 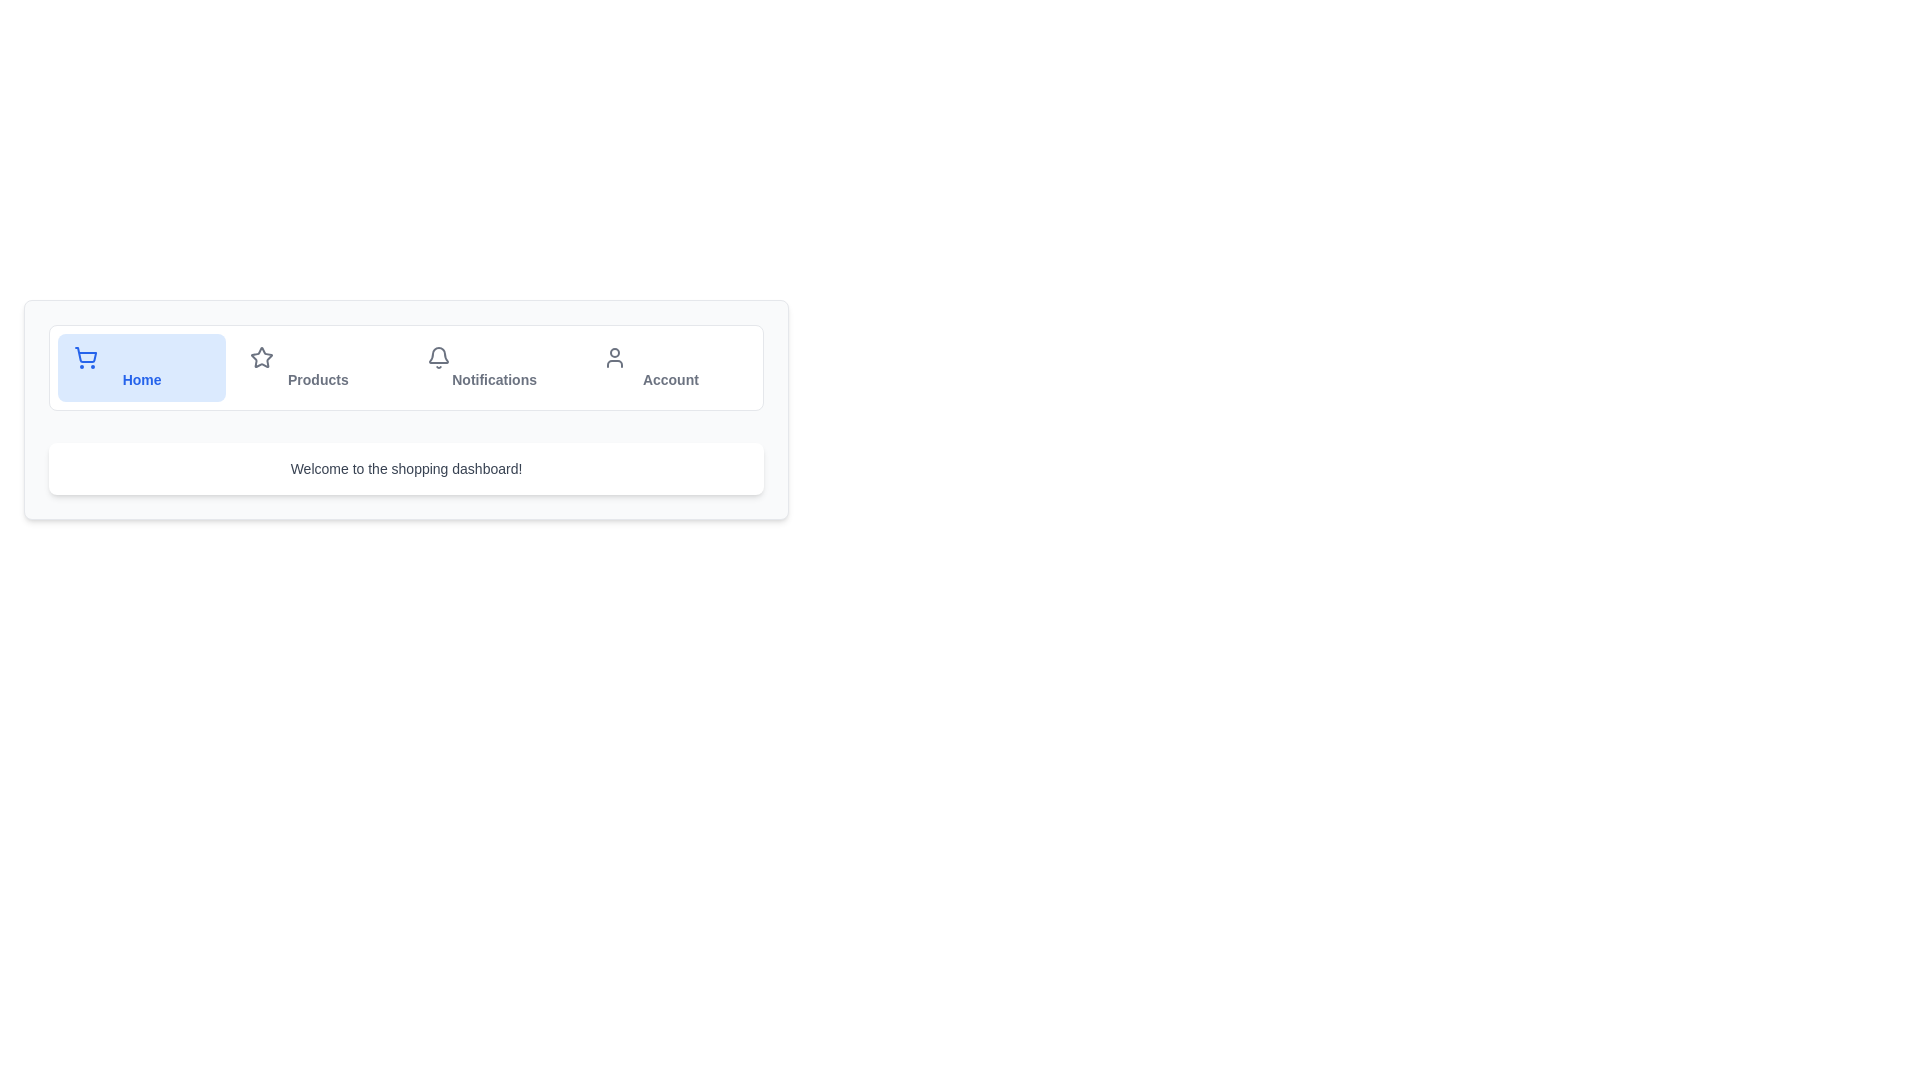 What do you see at coordinates (261, 356) in the screenshot?
I see `the star-shaped icon with a gray outline in the navigation bar, which is the second icon to the right of the cart icon and the 'Home' label` at bounding box center [261, 356].